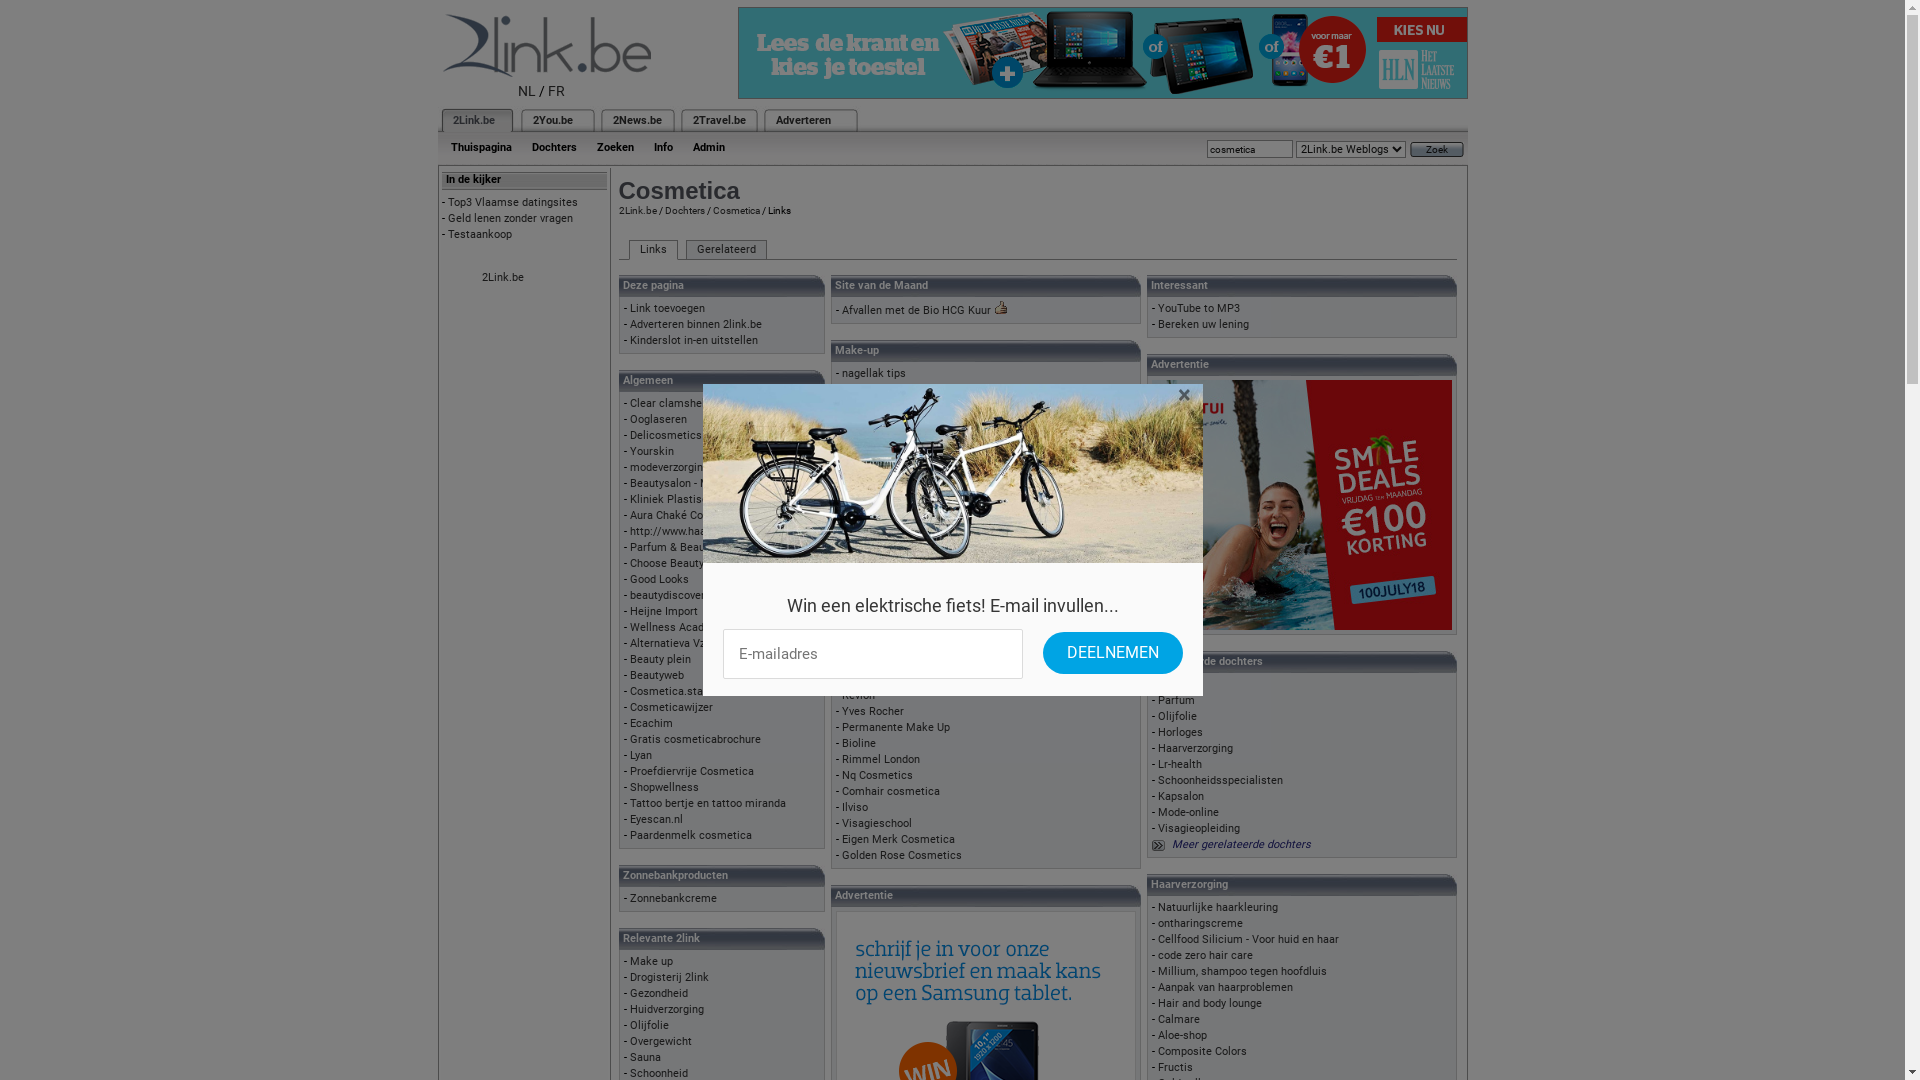  Describe the element at coordinates (689, 483) in the screenshot. I see `'Beautysalon - Magazine'` at that location.